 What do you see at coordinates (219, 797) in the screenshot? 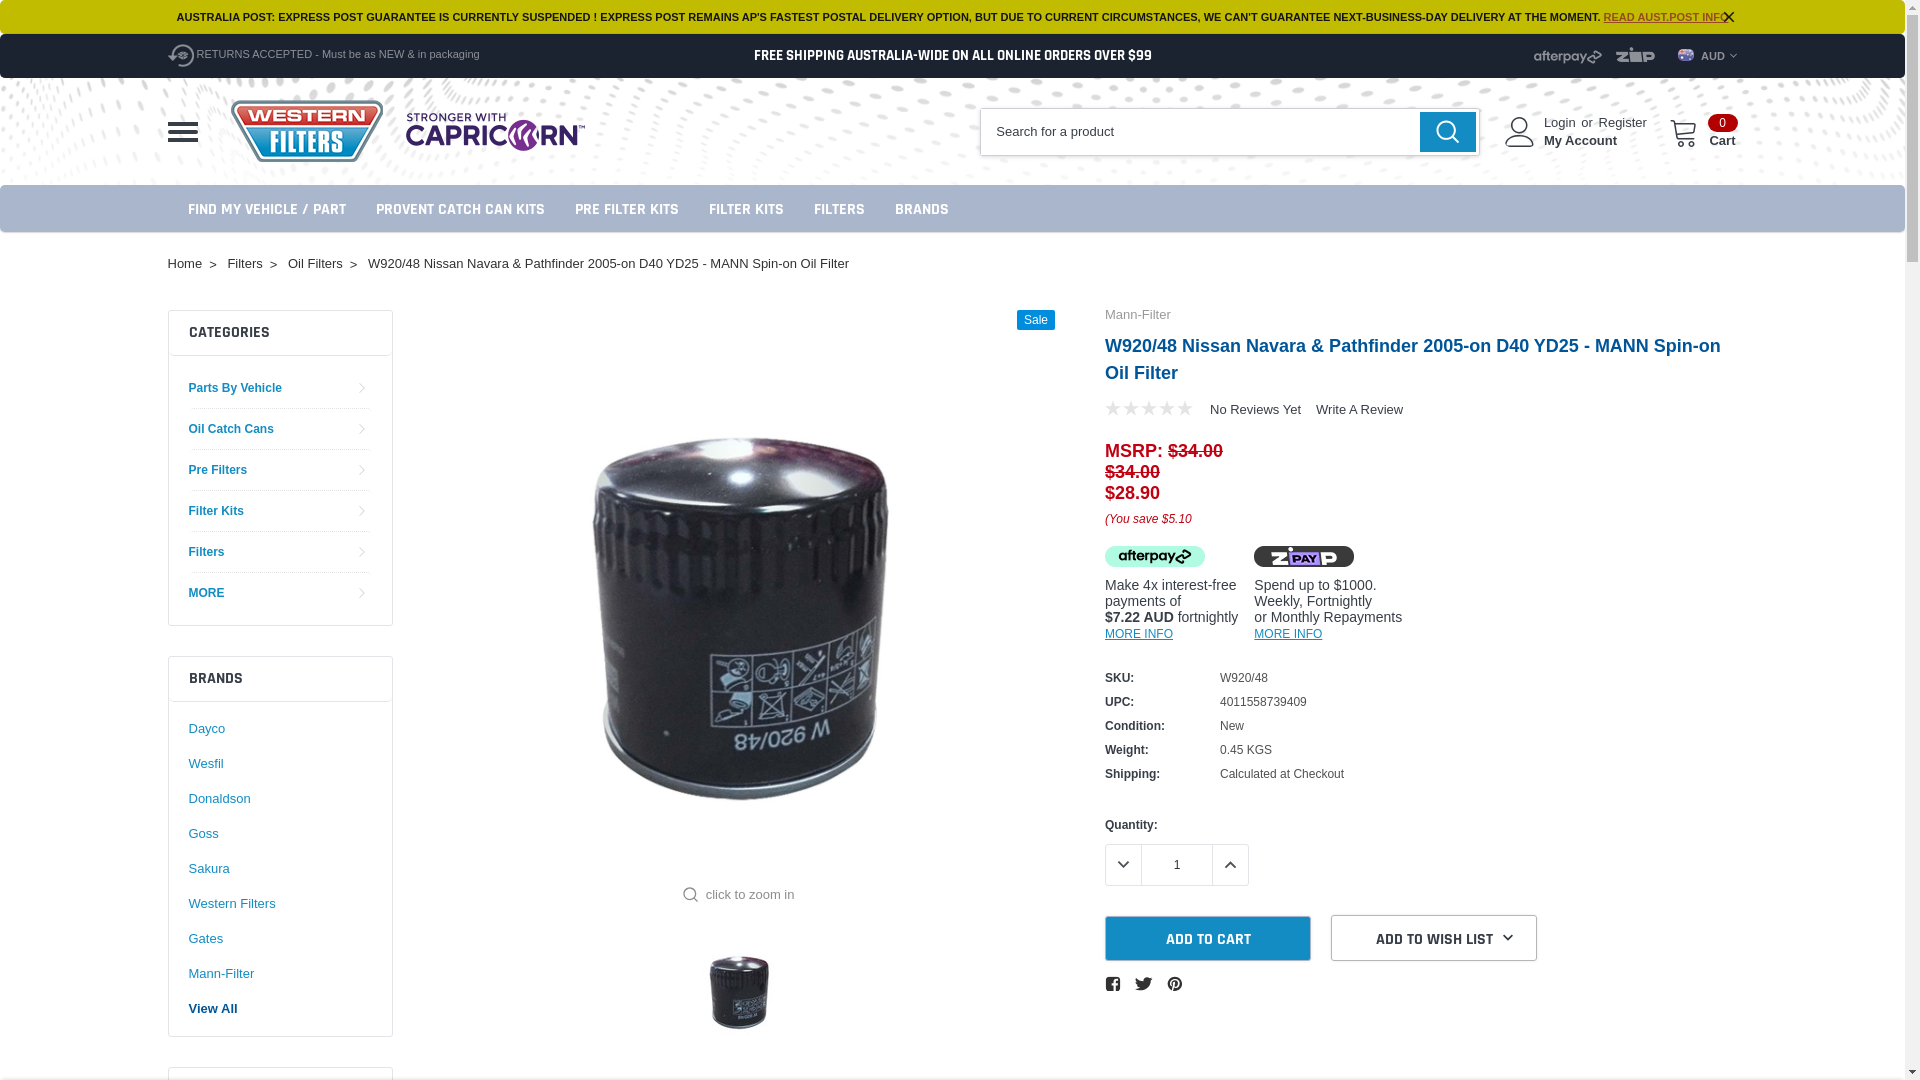
I see `'Donaldson'` at bounding box center [219, 797].